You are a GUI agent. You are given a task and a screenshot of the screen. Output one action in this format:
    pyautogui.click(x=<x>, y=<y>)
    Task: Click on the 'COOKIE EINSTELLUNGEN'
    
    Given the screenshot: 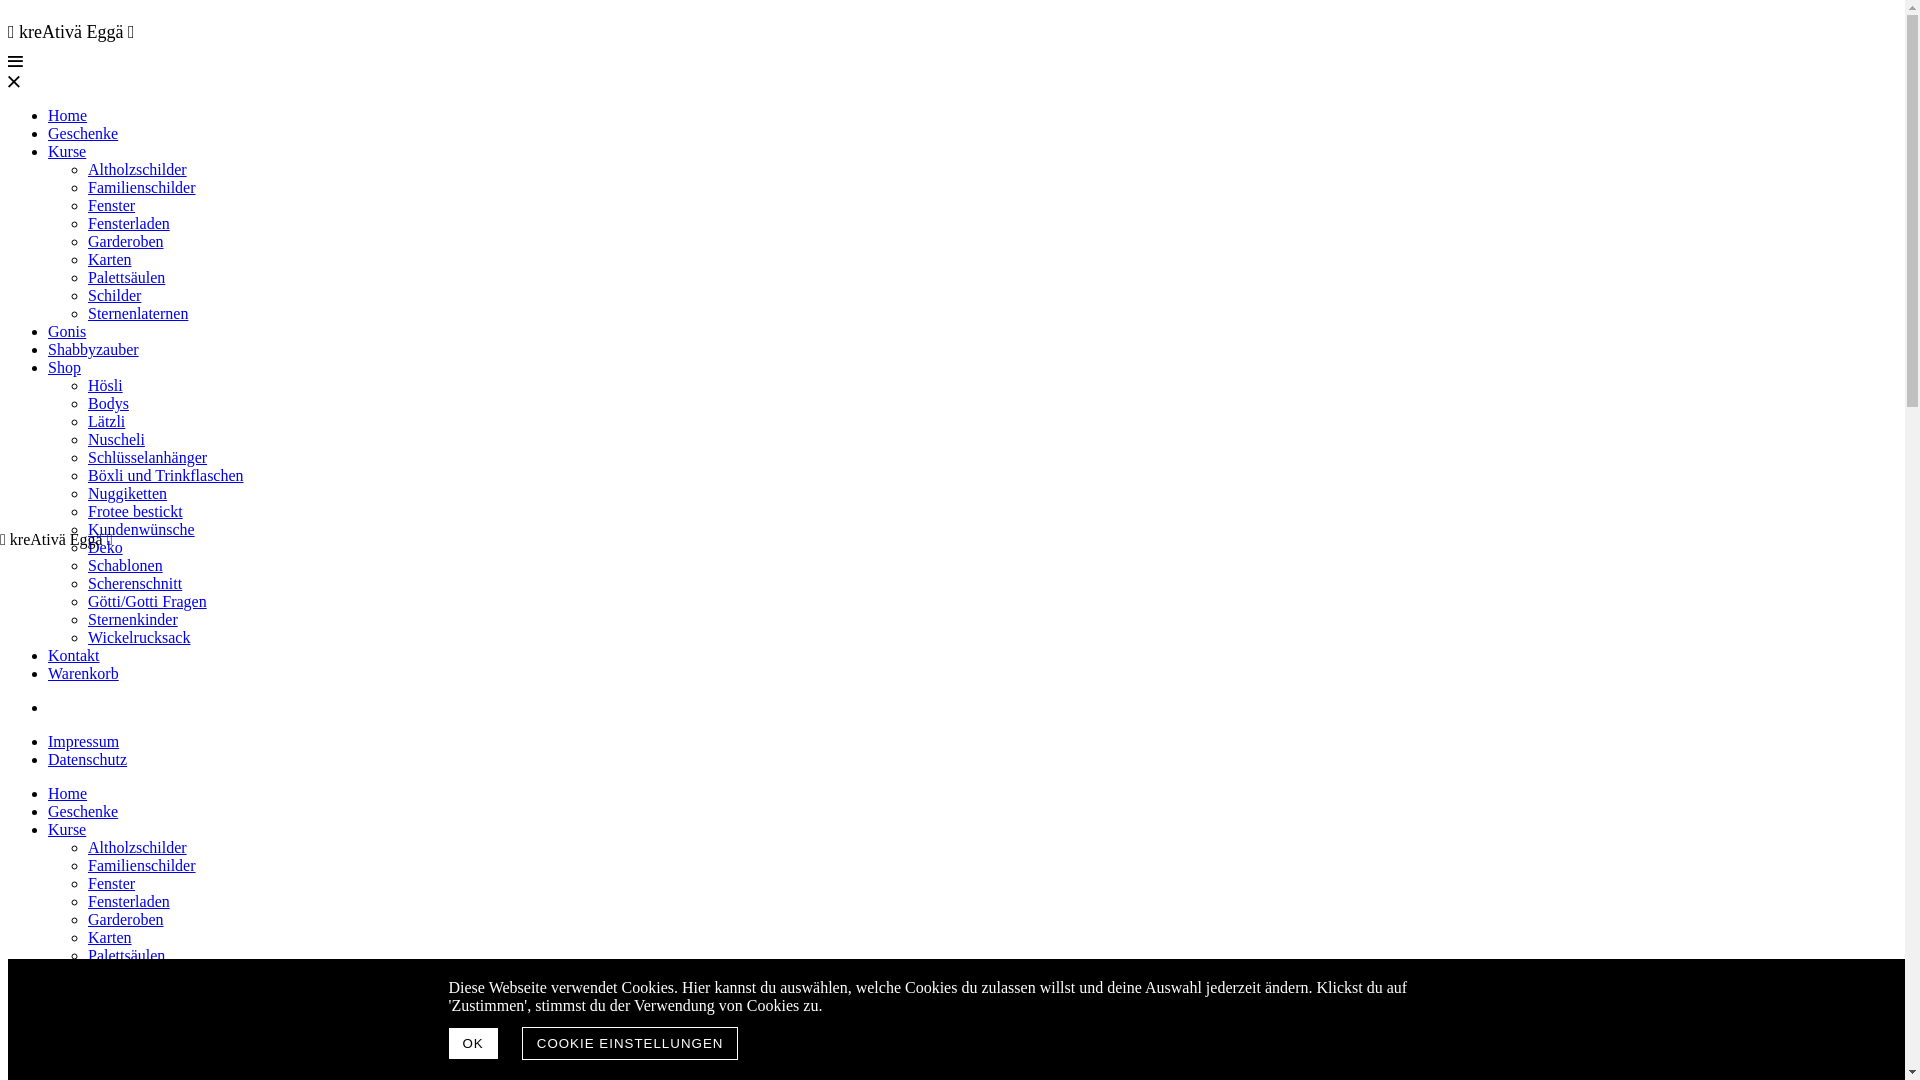 What is the action you would take?
    pyautogui.click(x=629, y=1042)
    